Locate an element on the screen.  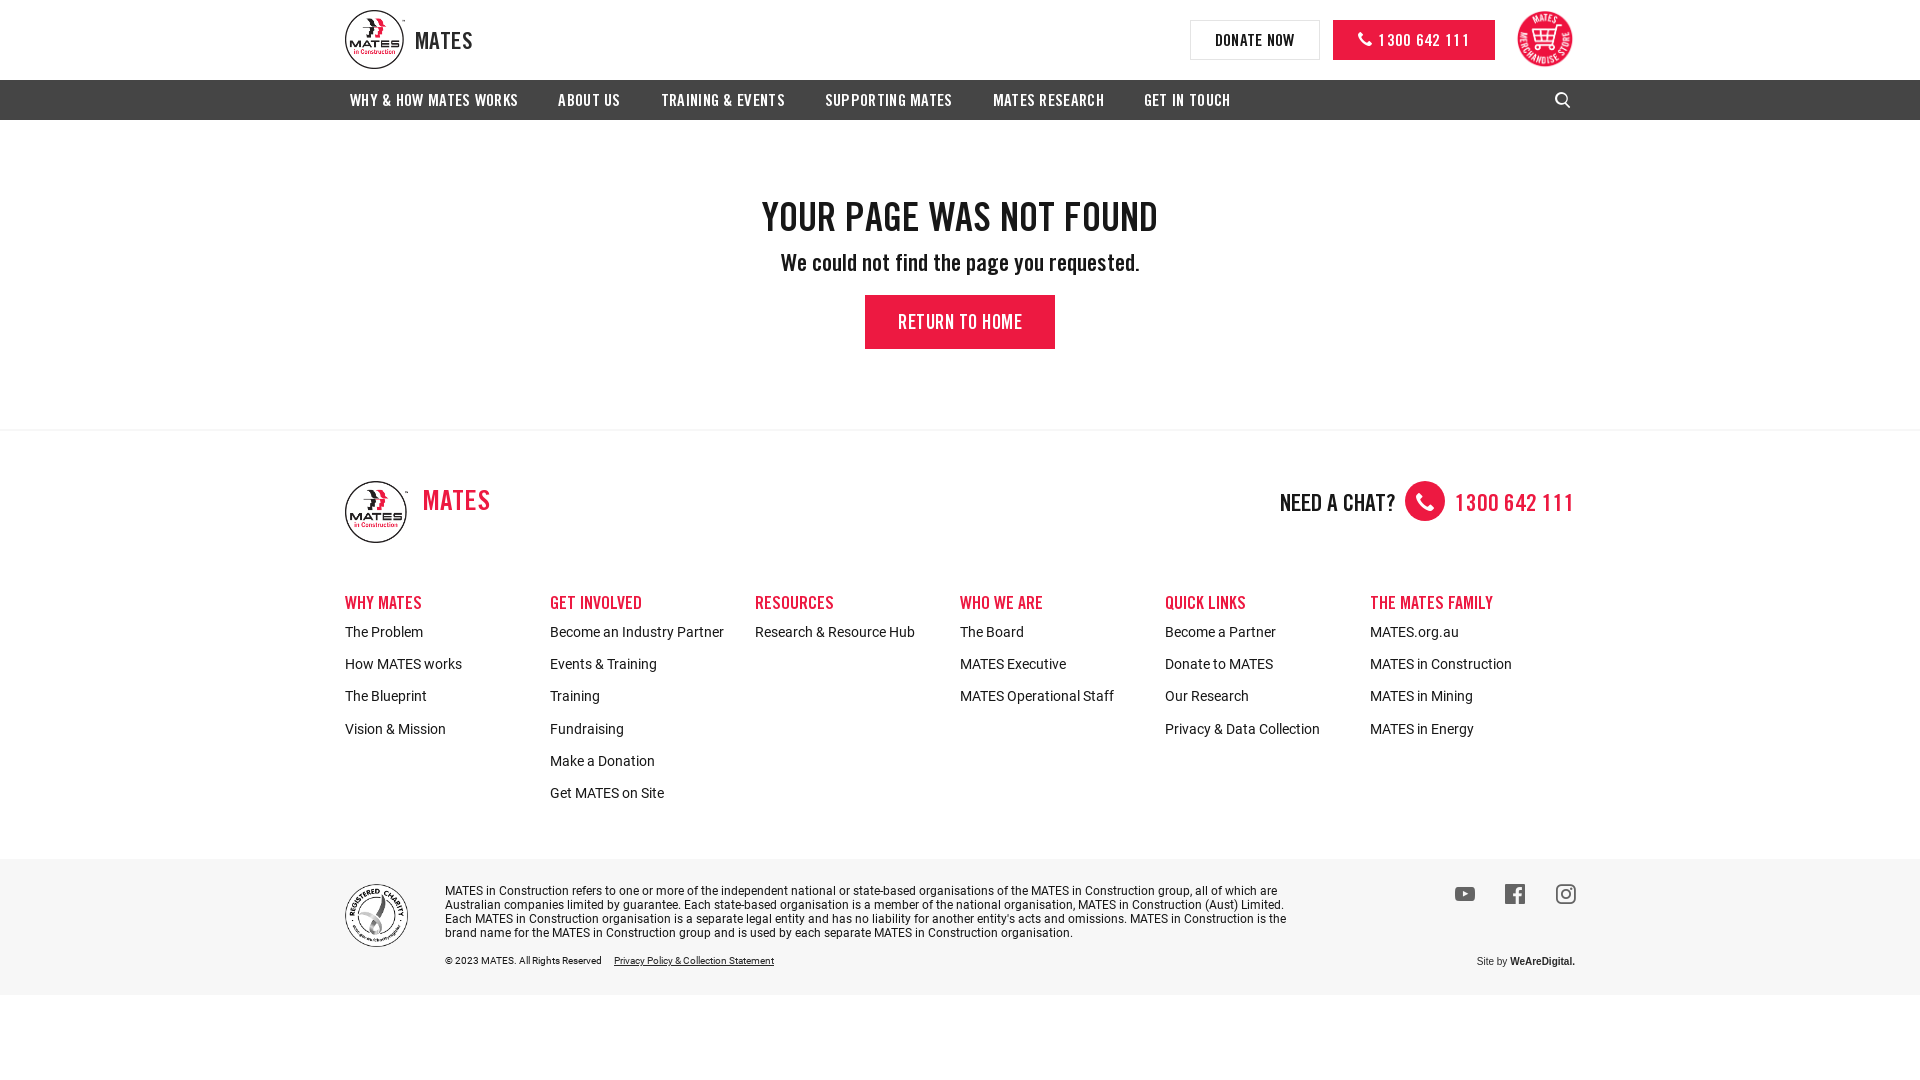
'RETURN TO HOME' is located at coordinates (864, 320).